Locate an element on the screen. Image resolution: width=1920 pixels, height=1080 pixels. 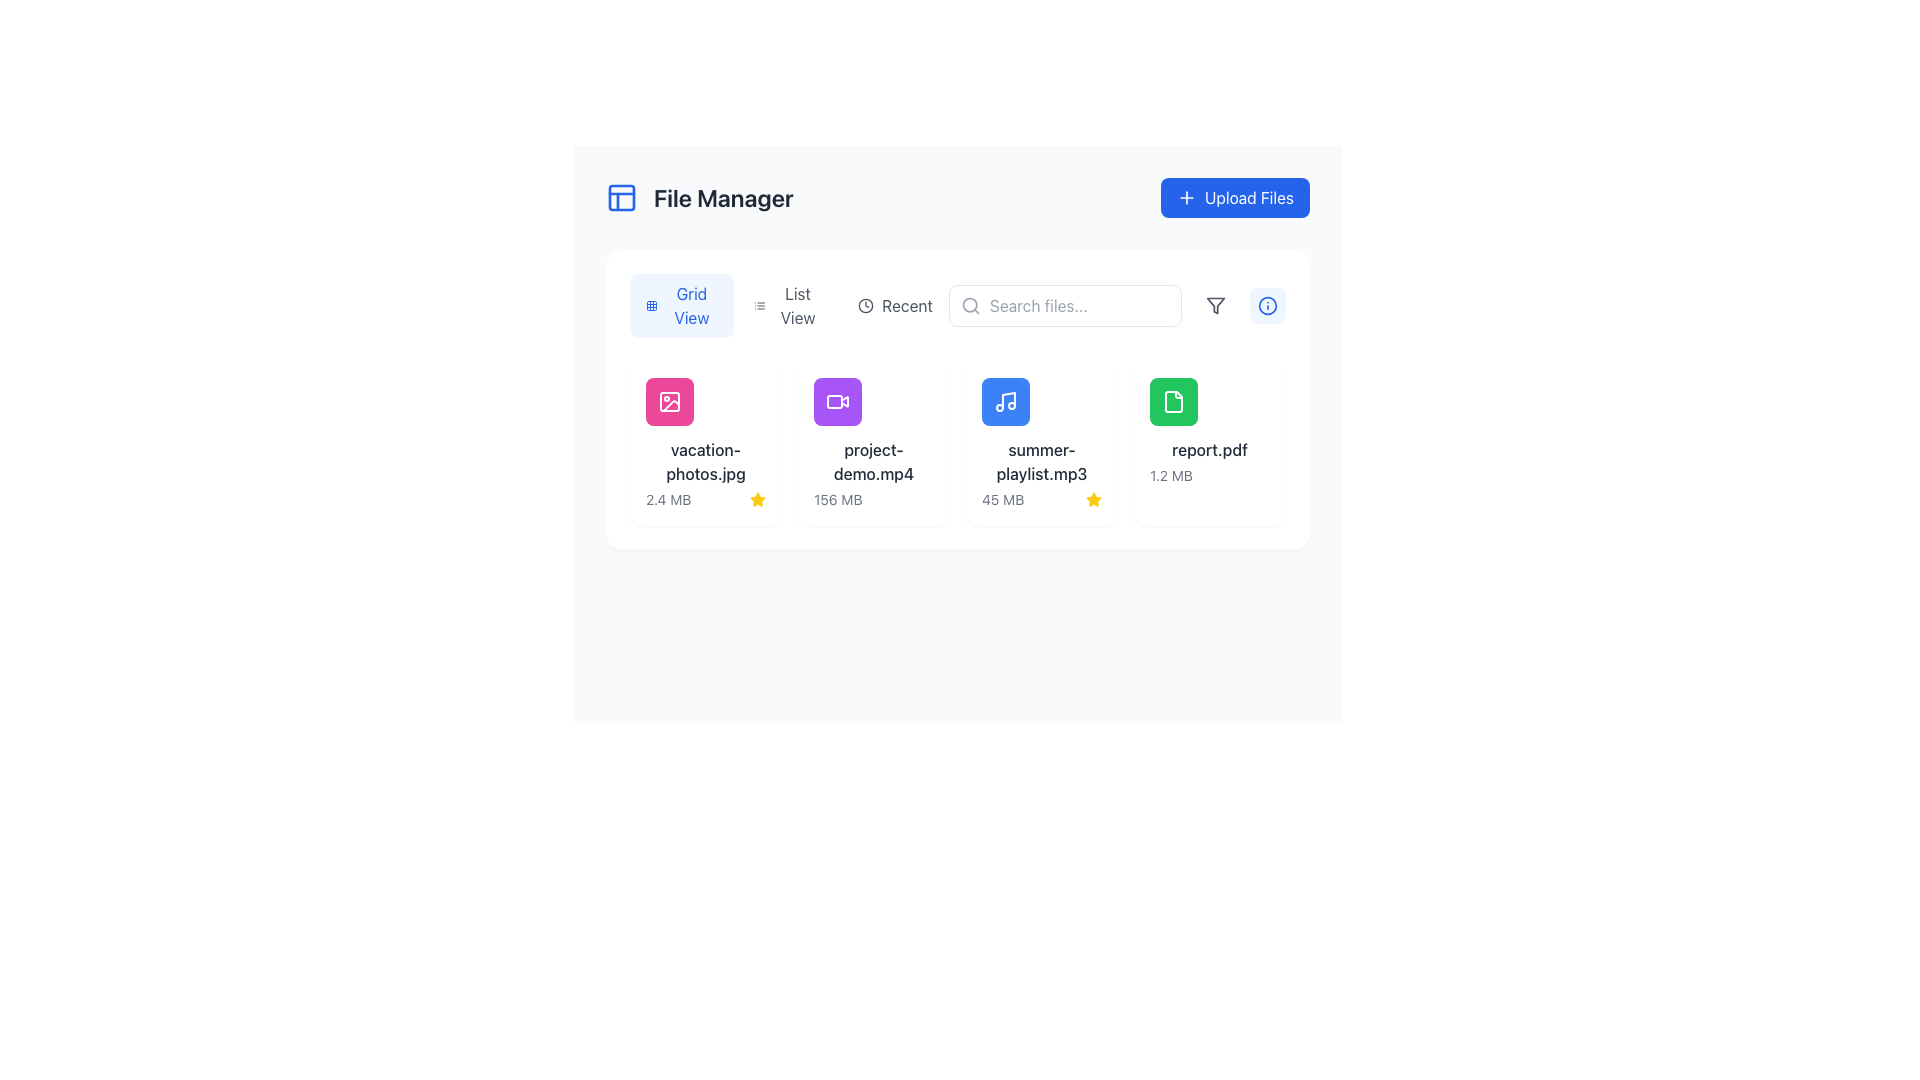
the text label displaying the filename 'project-demo.mp4' which is located below the purple video icon in the second tile of the grid layout is located at coordinates (873, 462).